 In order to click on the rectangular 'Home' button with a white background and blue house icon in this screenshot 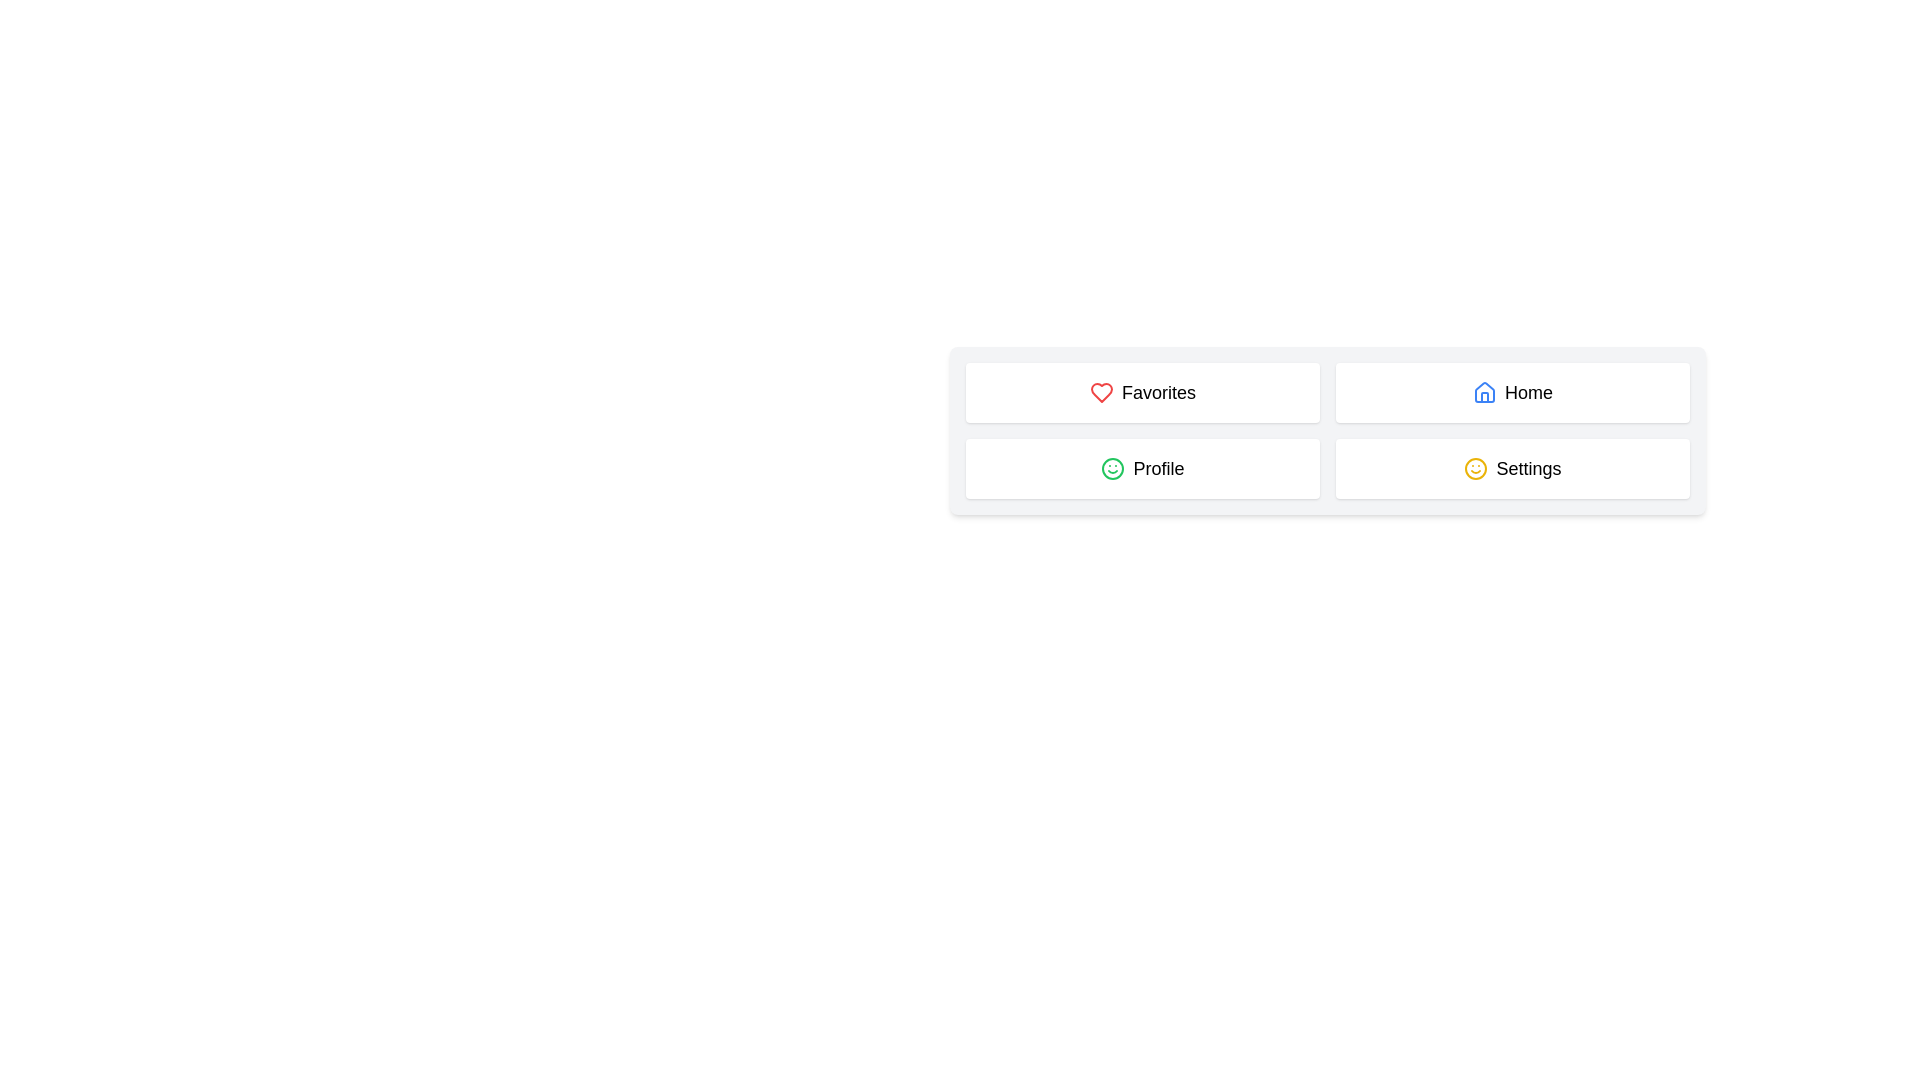, I will do `click(1512, 393)`.